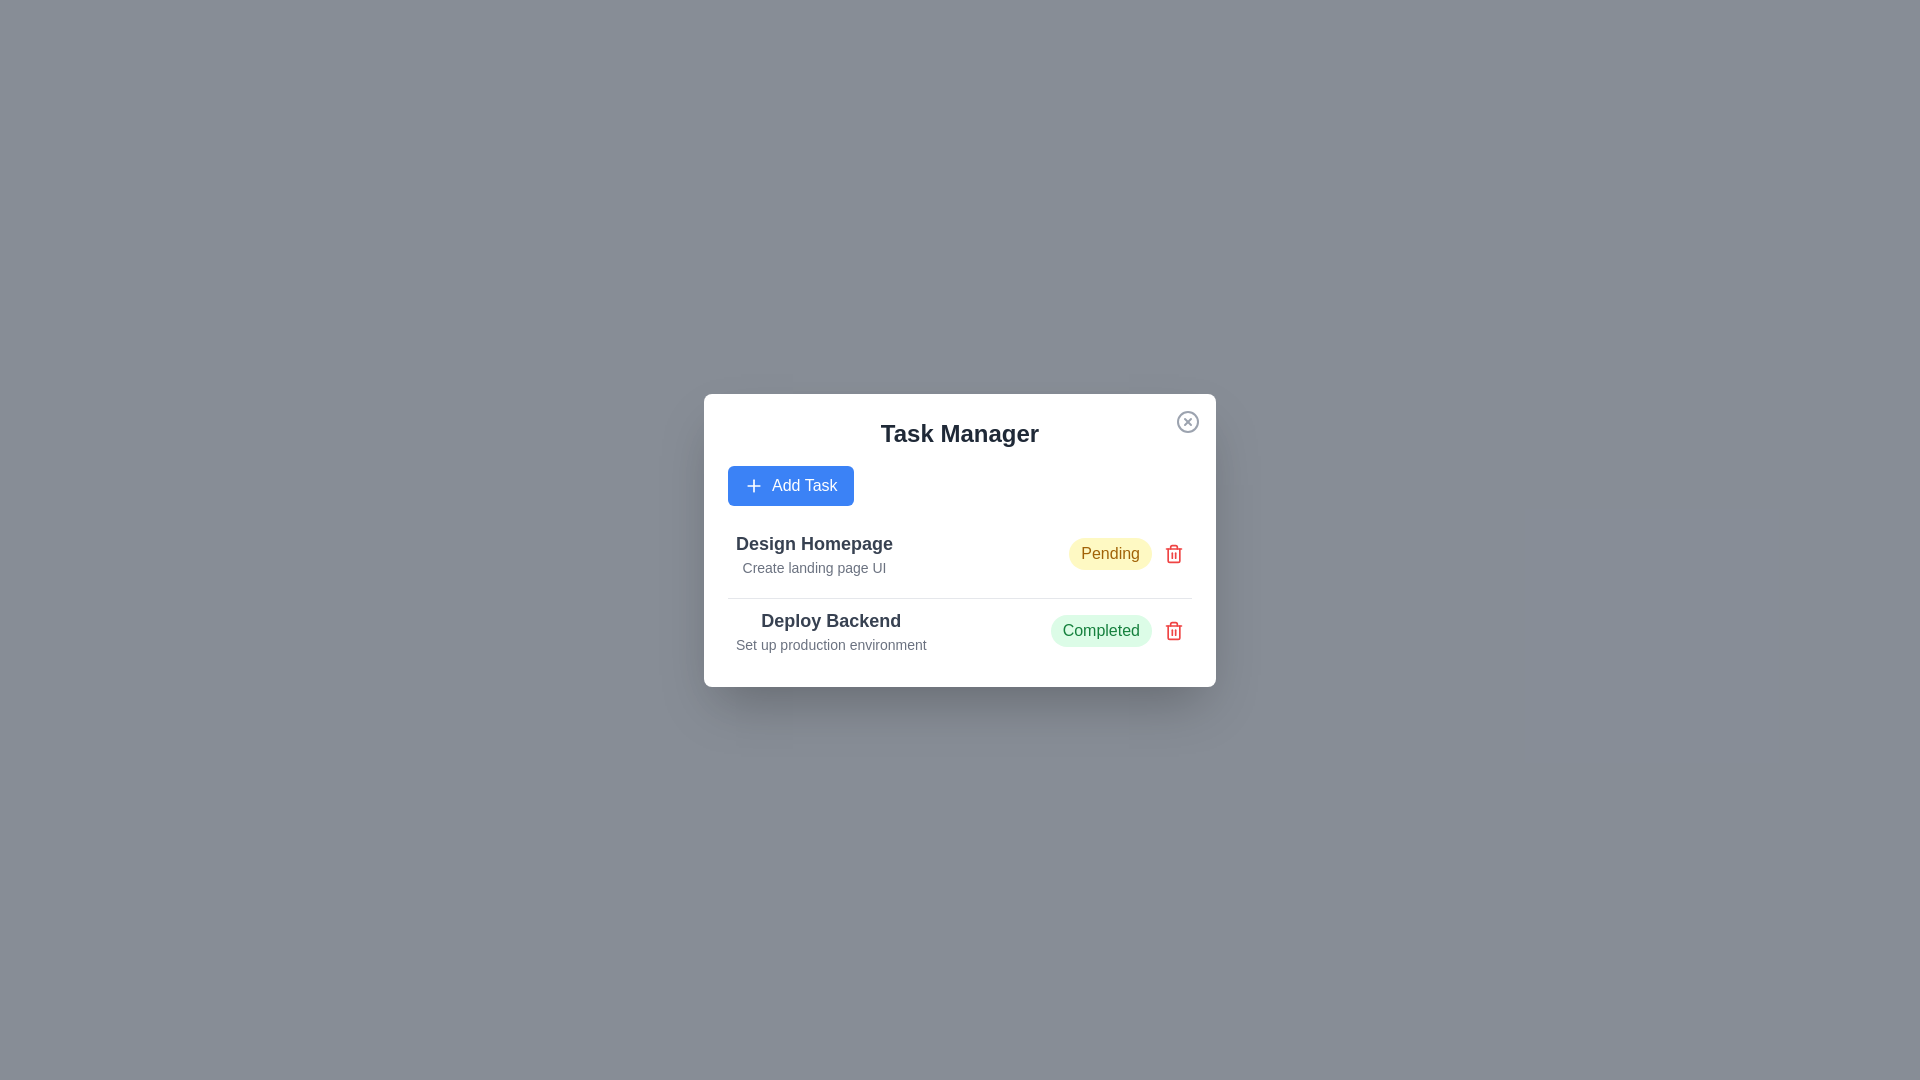  Describe the element at coordinates (1174, 632) in the screenshot. I see `the trash can icon element located at the bottom right of the 'Deploy Backend' task row` at that location.